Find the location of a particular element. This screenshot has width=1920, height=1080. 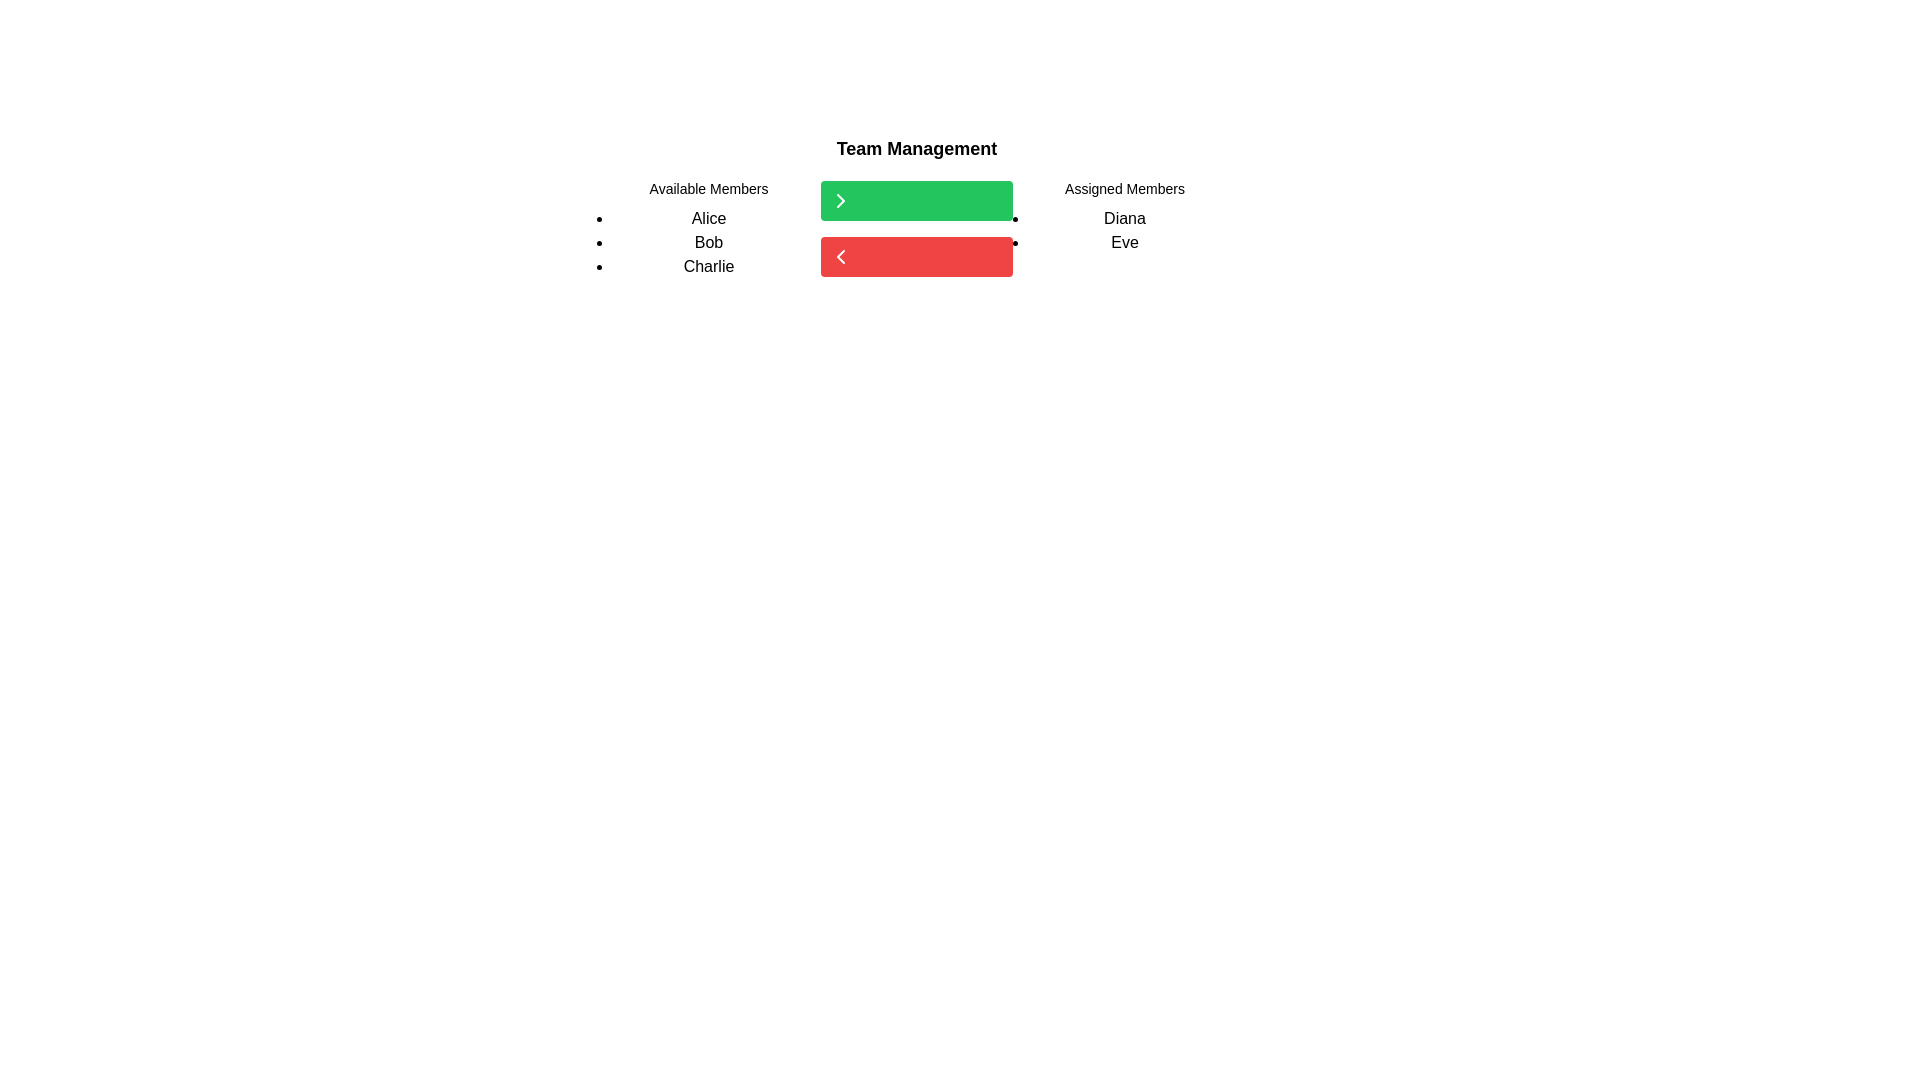

the leftward-pointing chevron icon located within the red rectangular button, which is centered between the 'Available Members' and 'Assigned Members' columns is located at coordinates (840, 256).